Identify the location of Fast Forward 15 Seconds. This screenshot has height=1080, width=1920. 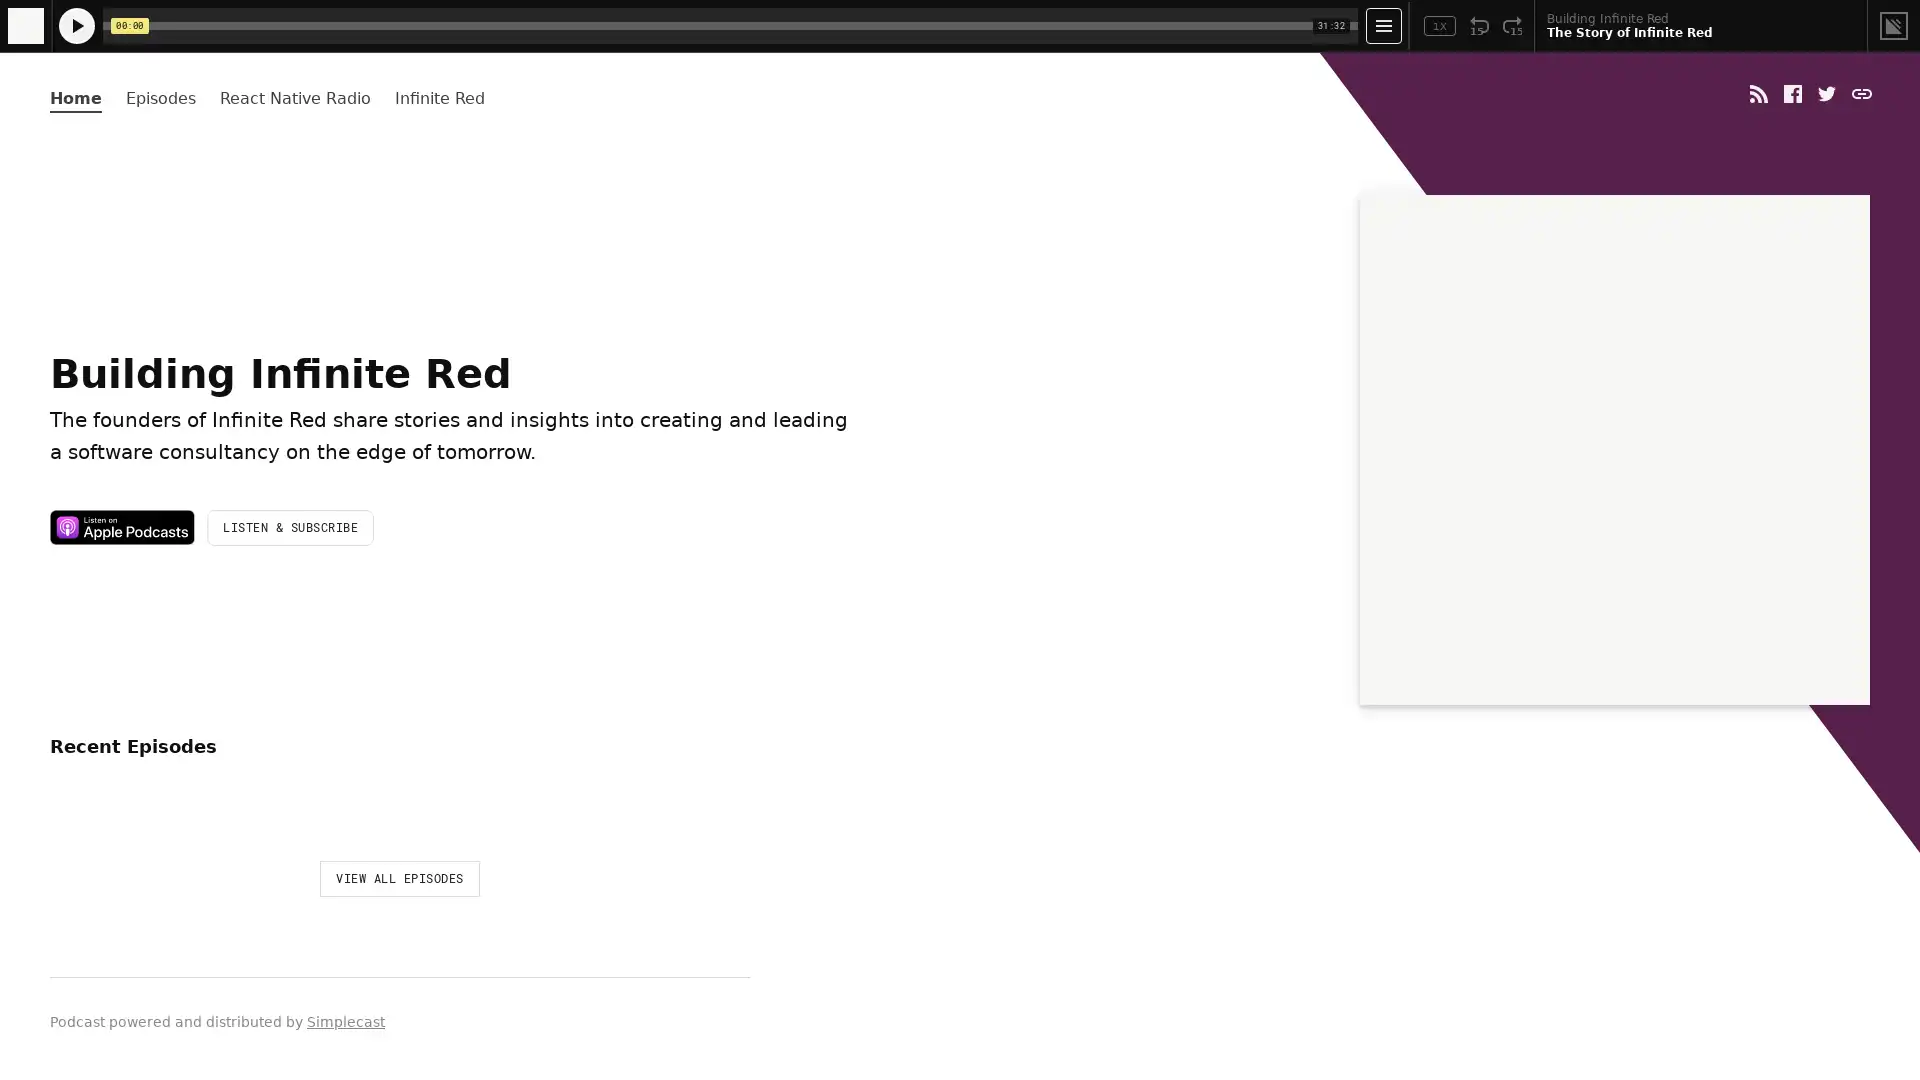
(1512, 26).